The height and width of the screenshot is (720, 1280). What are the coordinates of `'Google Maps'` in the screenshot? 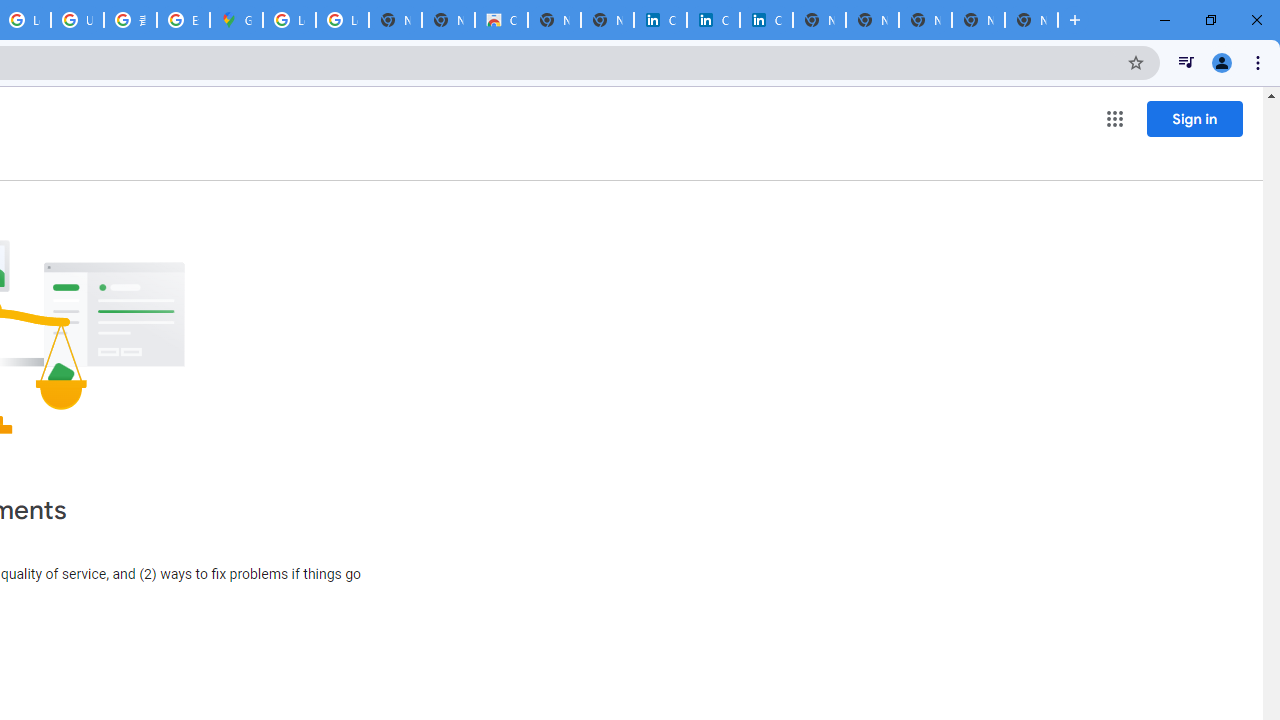 It's located at (236, 20).